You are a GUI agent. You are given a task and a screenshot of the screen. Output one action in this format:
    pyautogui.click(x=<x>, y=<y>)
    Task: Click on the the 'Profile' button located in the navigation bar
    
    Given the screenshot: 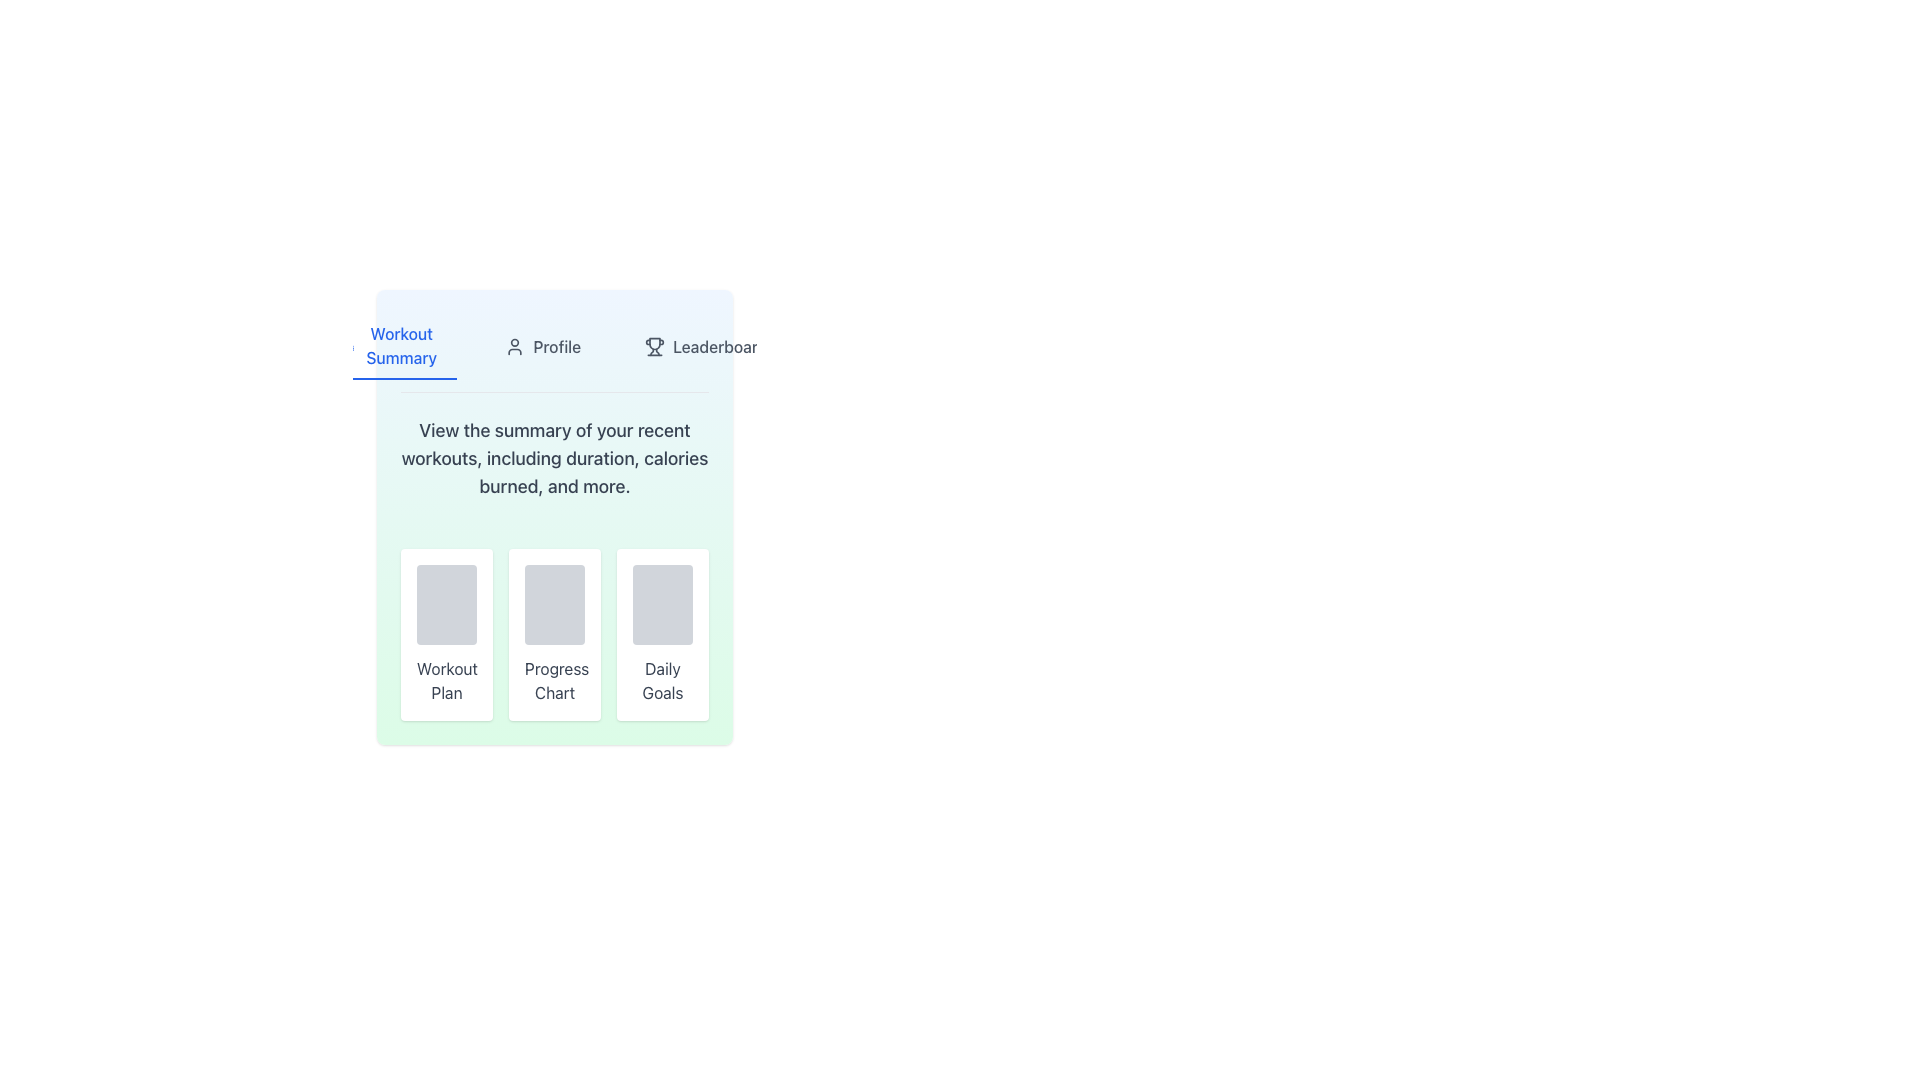 What is the action you would take?
    pyautogui.click(x=555, y=352)
    